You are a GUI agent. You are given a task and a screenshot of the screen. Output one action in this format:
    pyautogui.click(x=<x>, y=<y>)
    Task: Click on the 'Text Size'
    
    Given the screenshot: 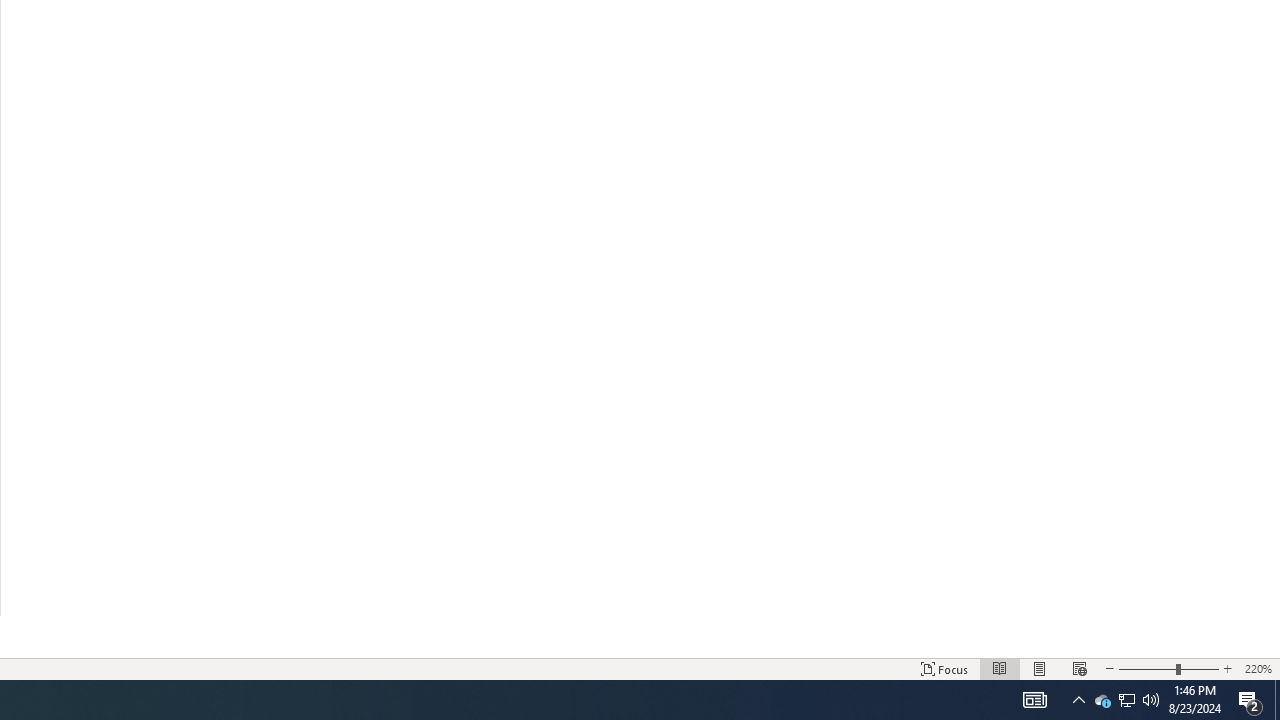 What is the action you would take?
    pyautogui.click(x=1168, y=669)
    